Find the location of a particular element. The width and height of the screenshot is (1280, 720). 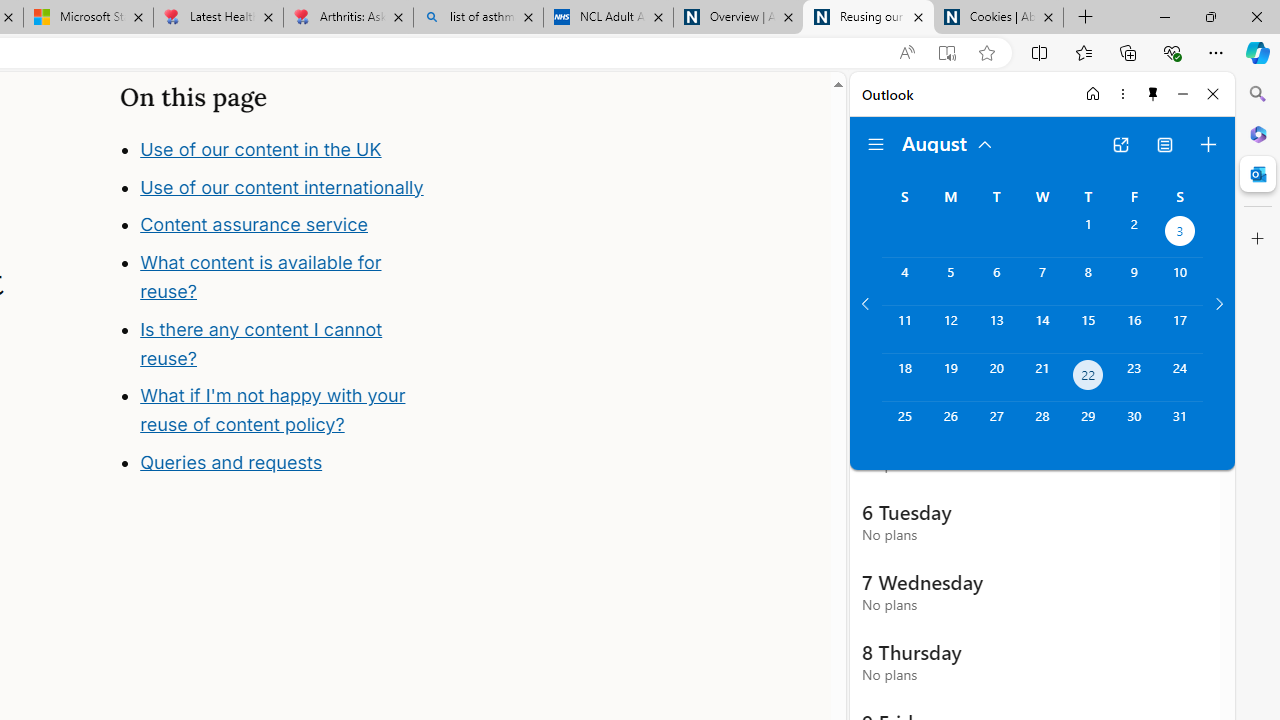

'Sunday, August 11, 2024. ' is located at coordinates (903, 328).